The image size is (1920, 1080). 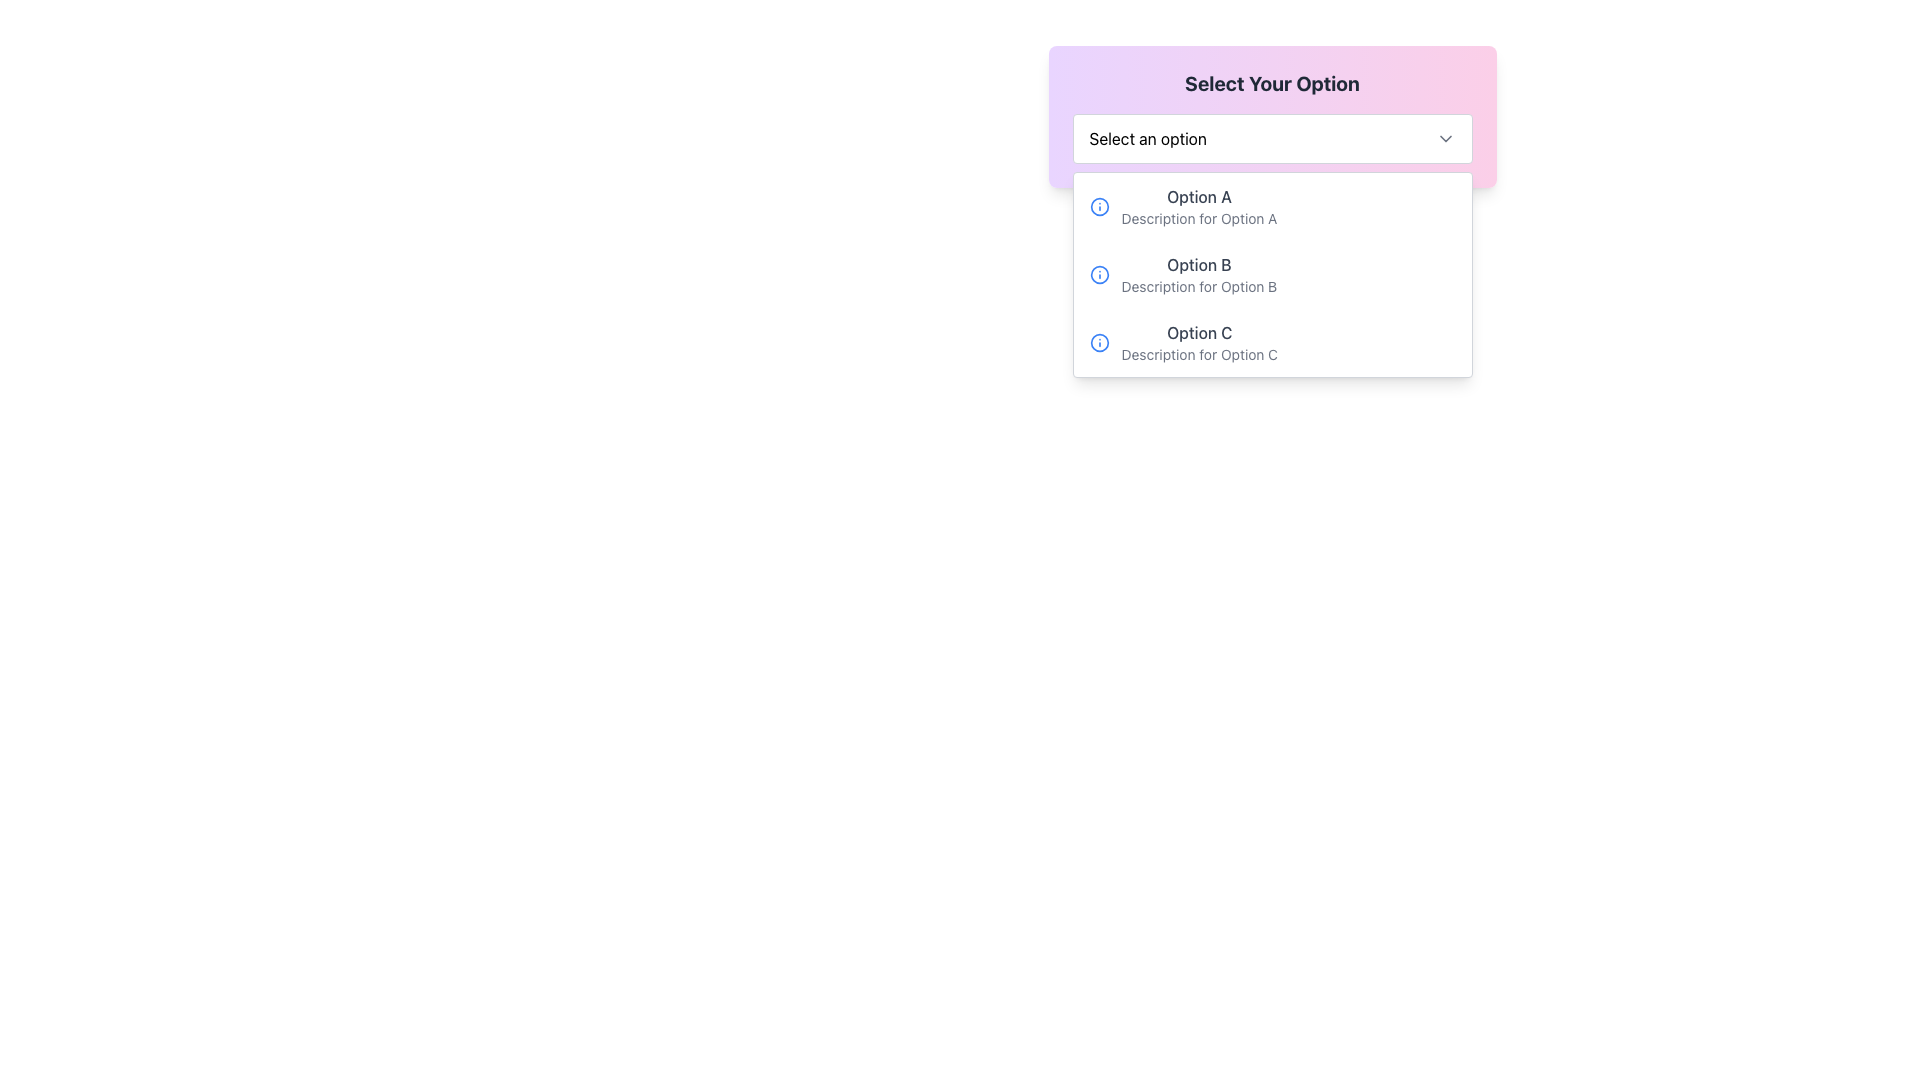 What do you see at coordinates (1199, 286) in the screenshot?
I see `the text label that reads 'Description for Option B', which is situated directly below 'Option B' in a dropdown selection list` at bounding box center [1199, 286].